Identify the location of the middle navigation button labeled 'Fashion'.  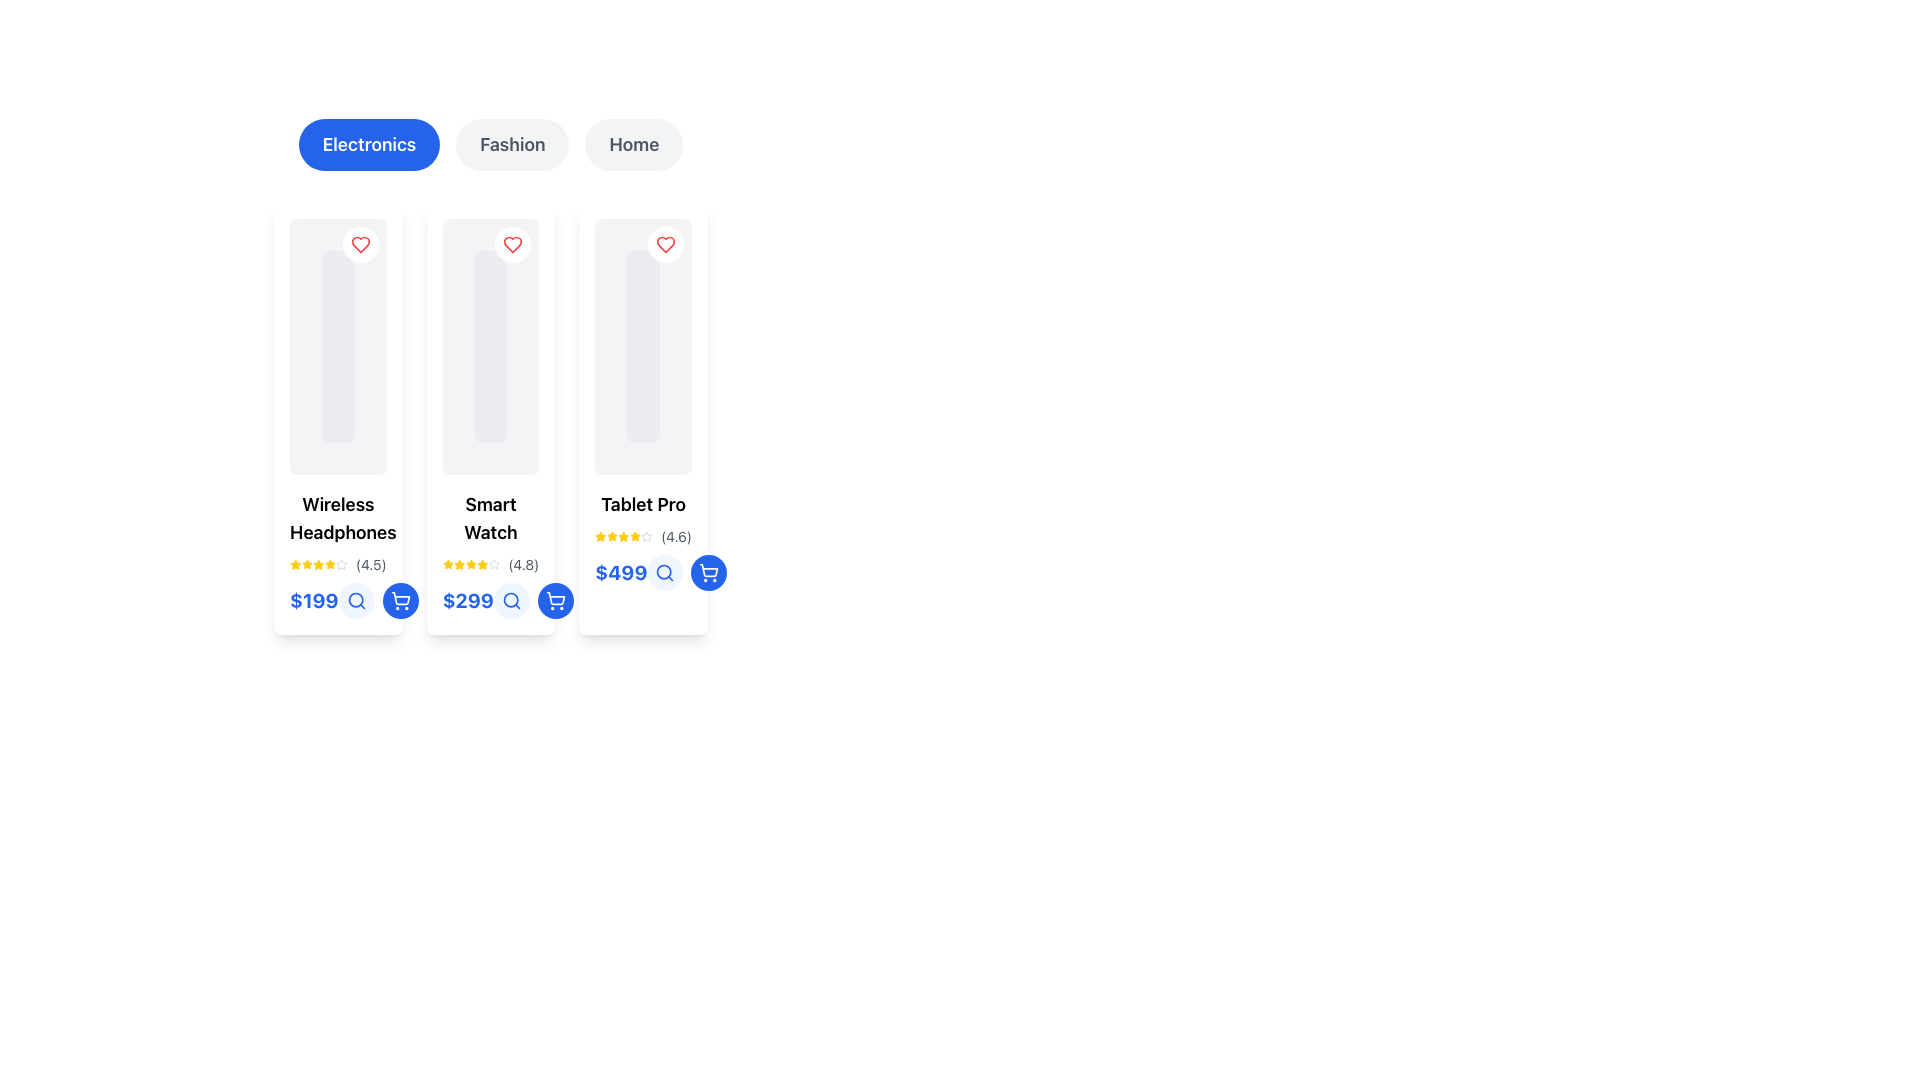
(490, 144).